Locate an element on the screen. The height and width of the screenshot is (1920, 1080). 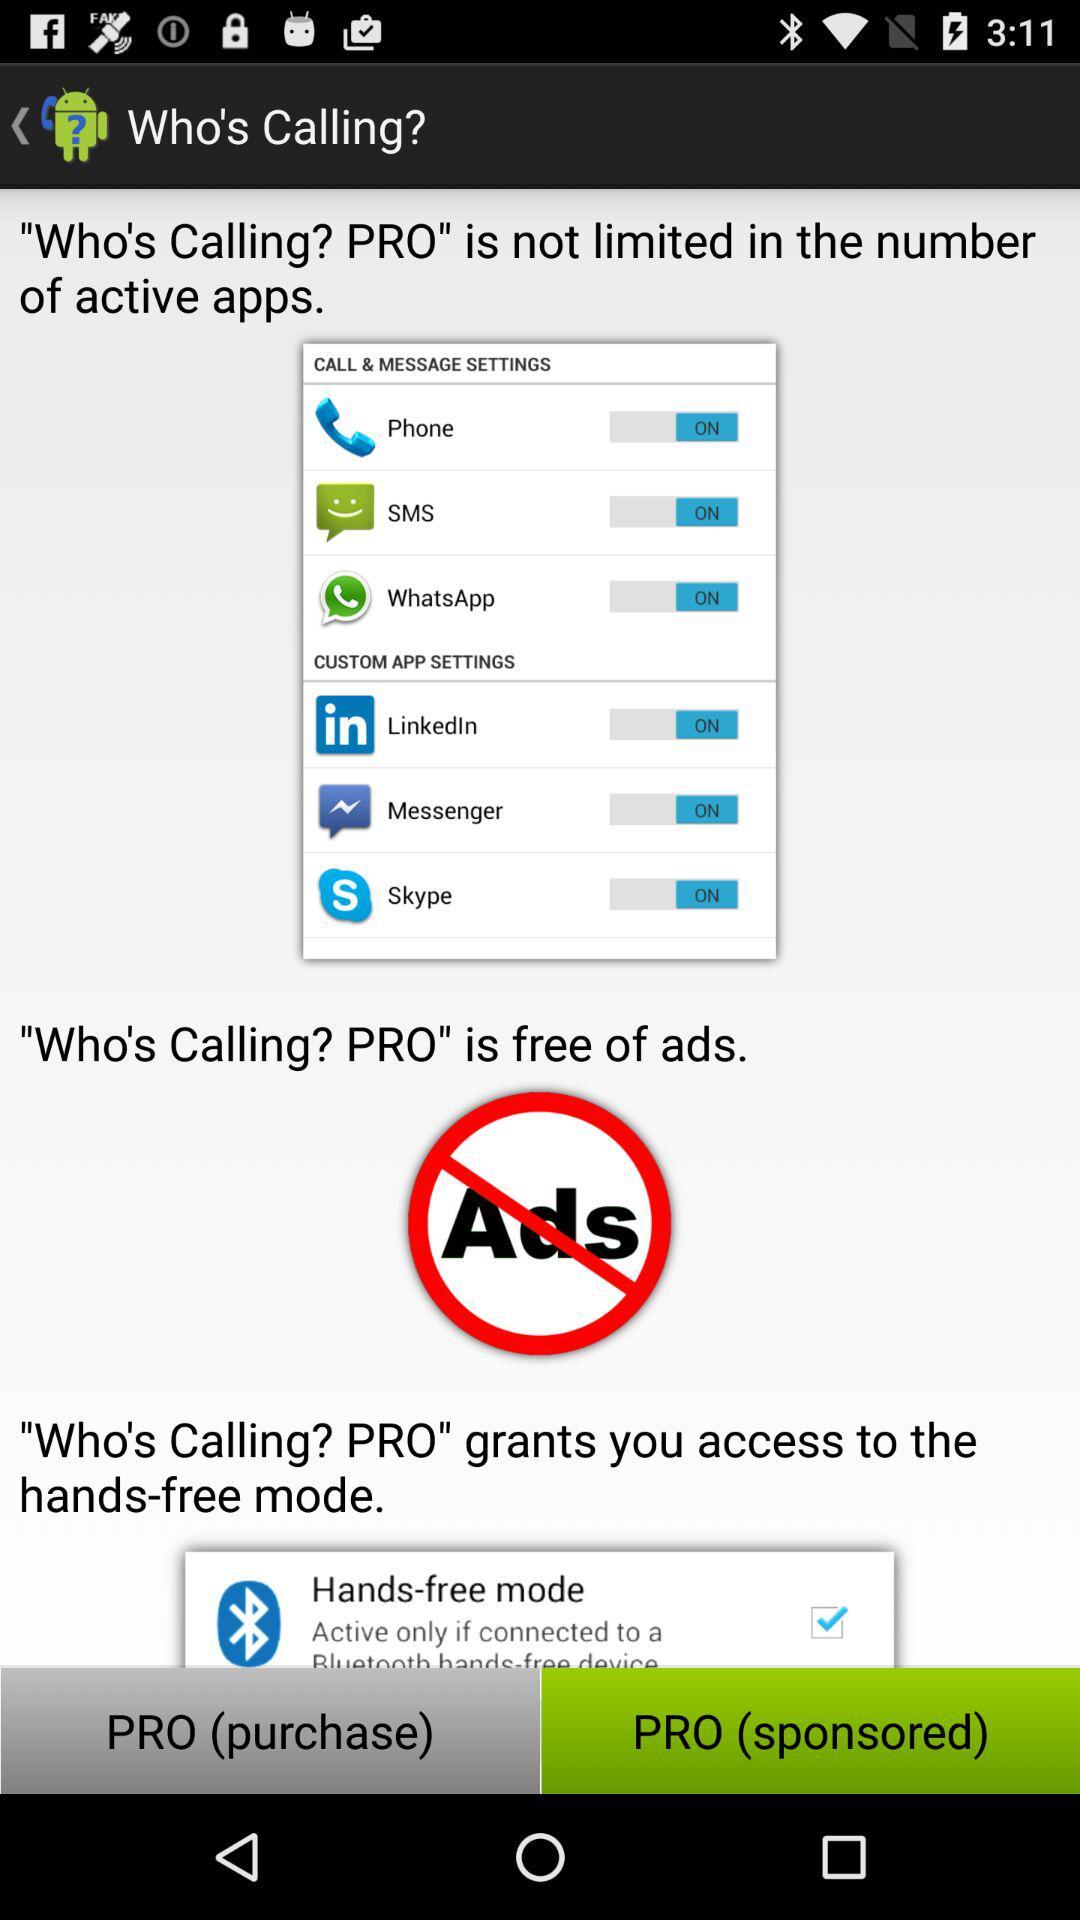
the button next to pro (sponsored) icon is located at coordinates (270, 1730).